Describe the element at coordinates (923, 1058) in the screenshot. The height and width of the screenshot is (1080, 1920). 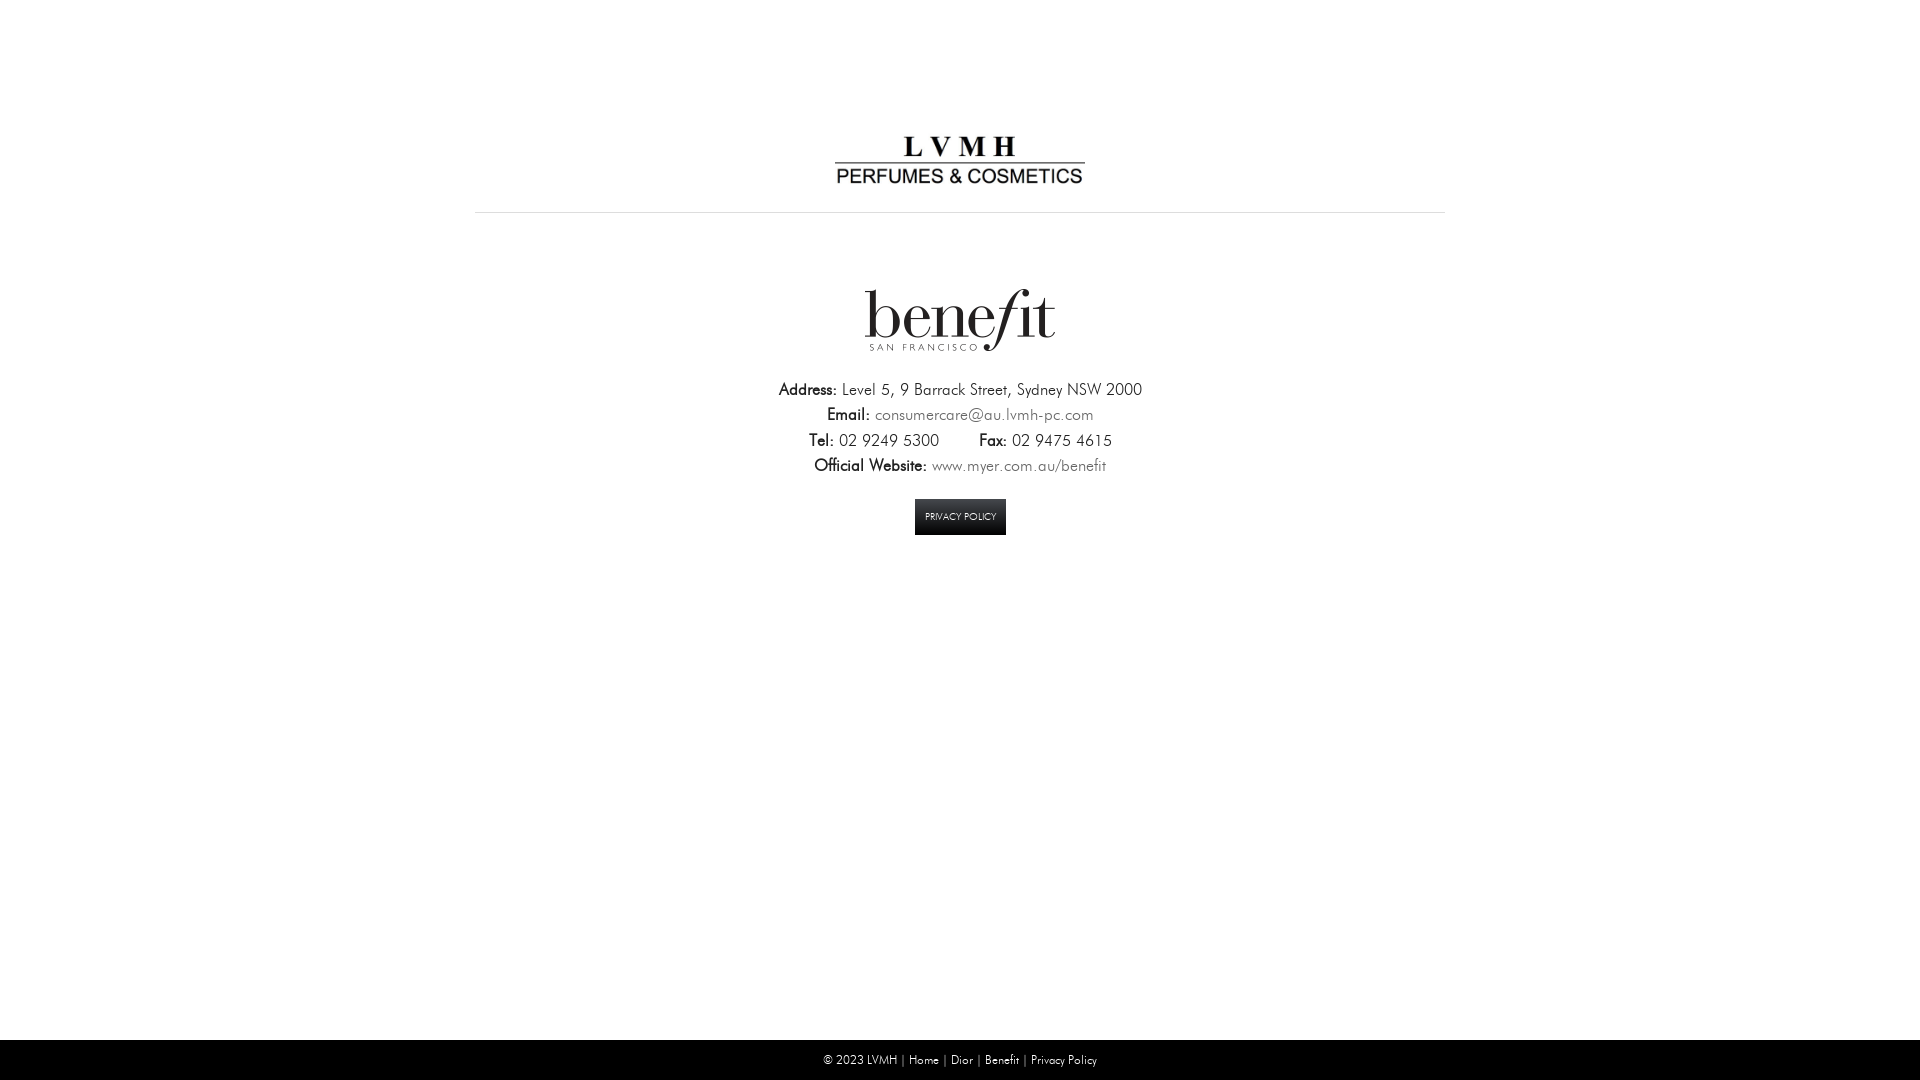
I see `'Home'` at that location.